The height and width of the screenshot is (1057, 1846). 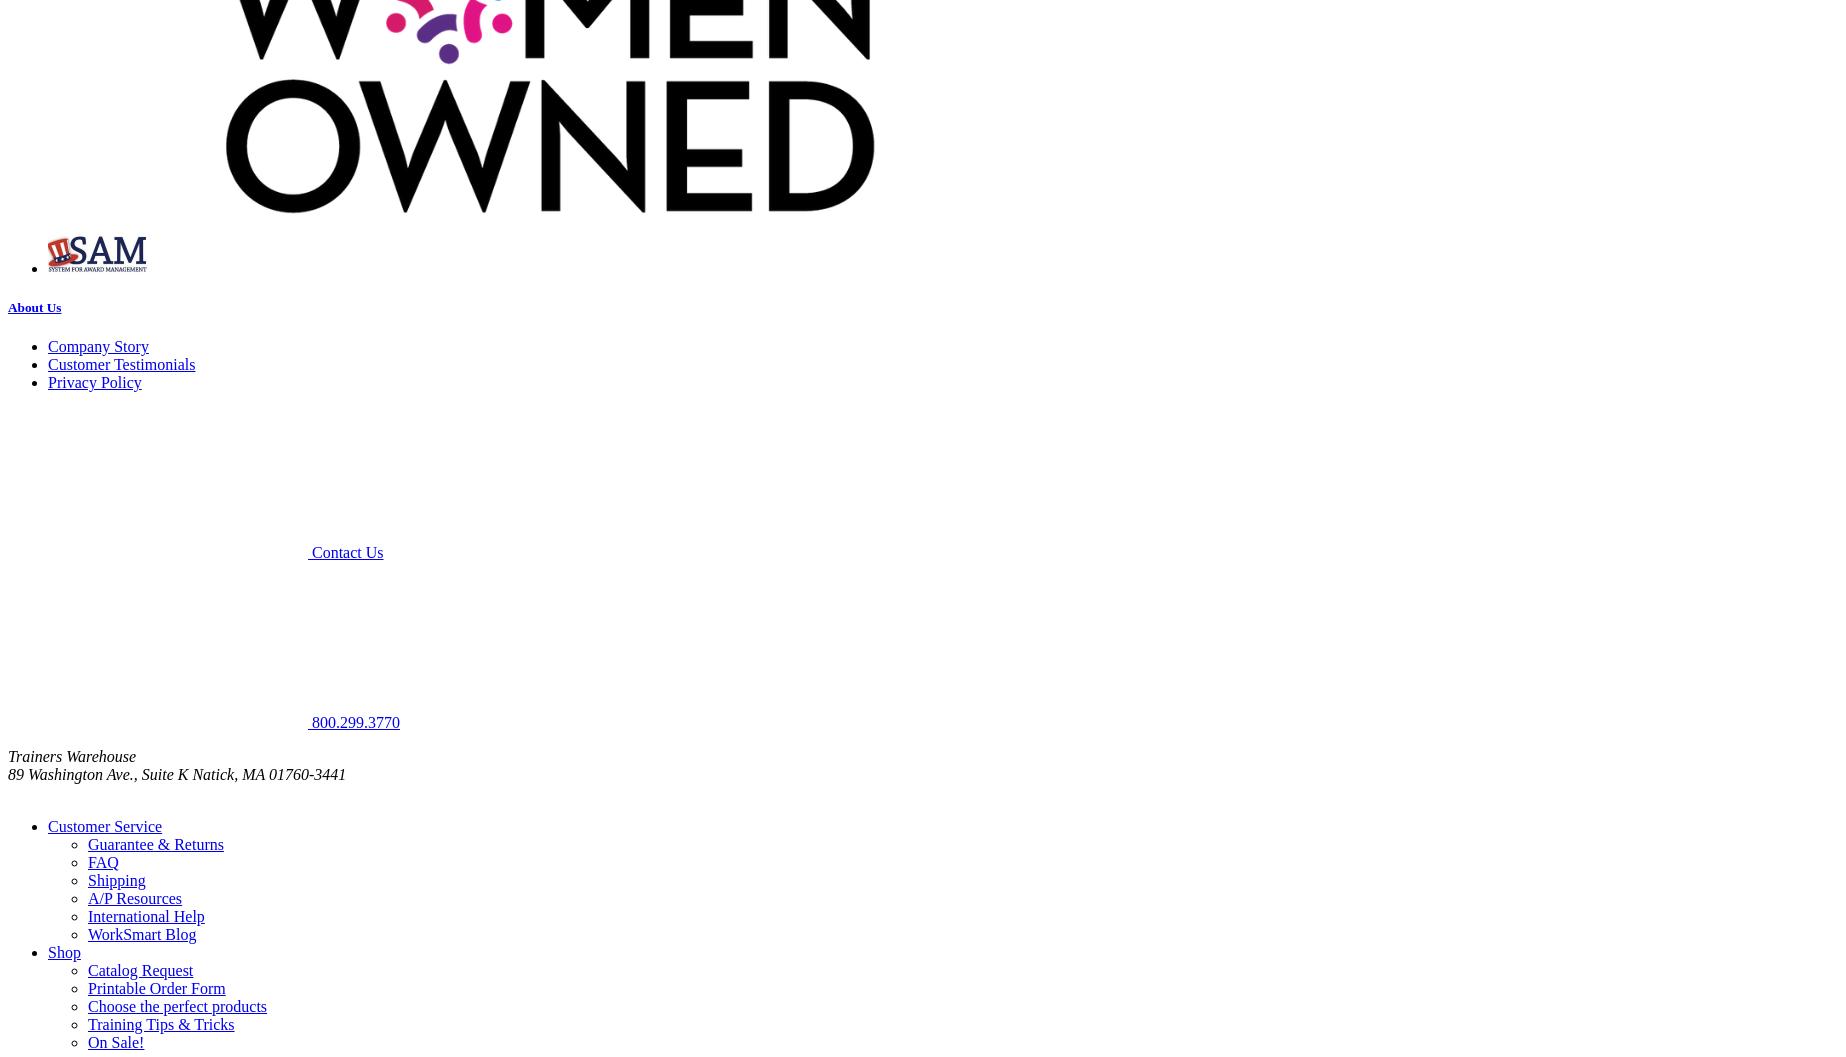 I want to click on '89 Washington Ave., Suite K 
                    Natick, MA 01760-3441', so click(x=177, y=774).